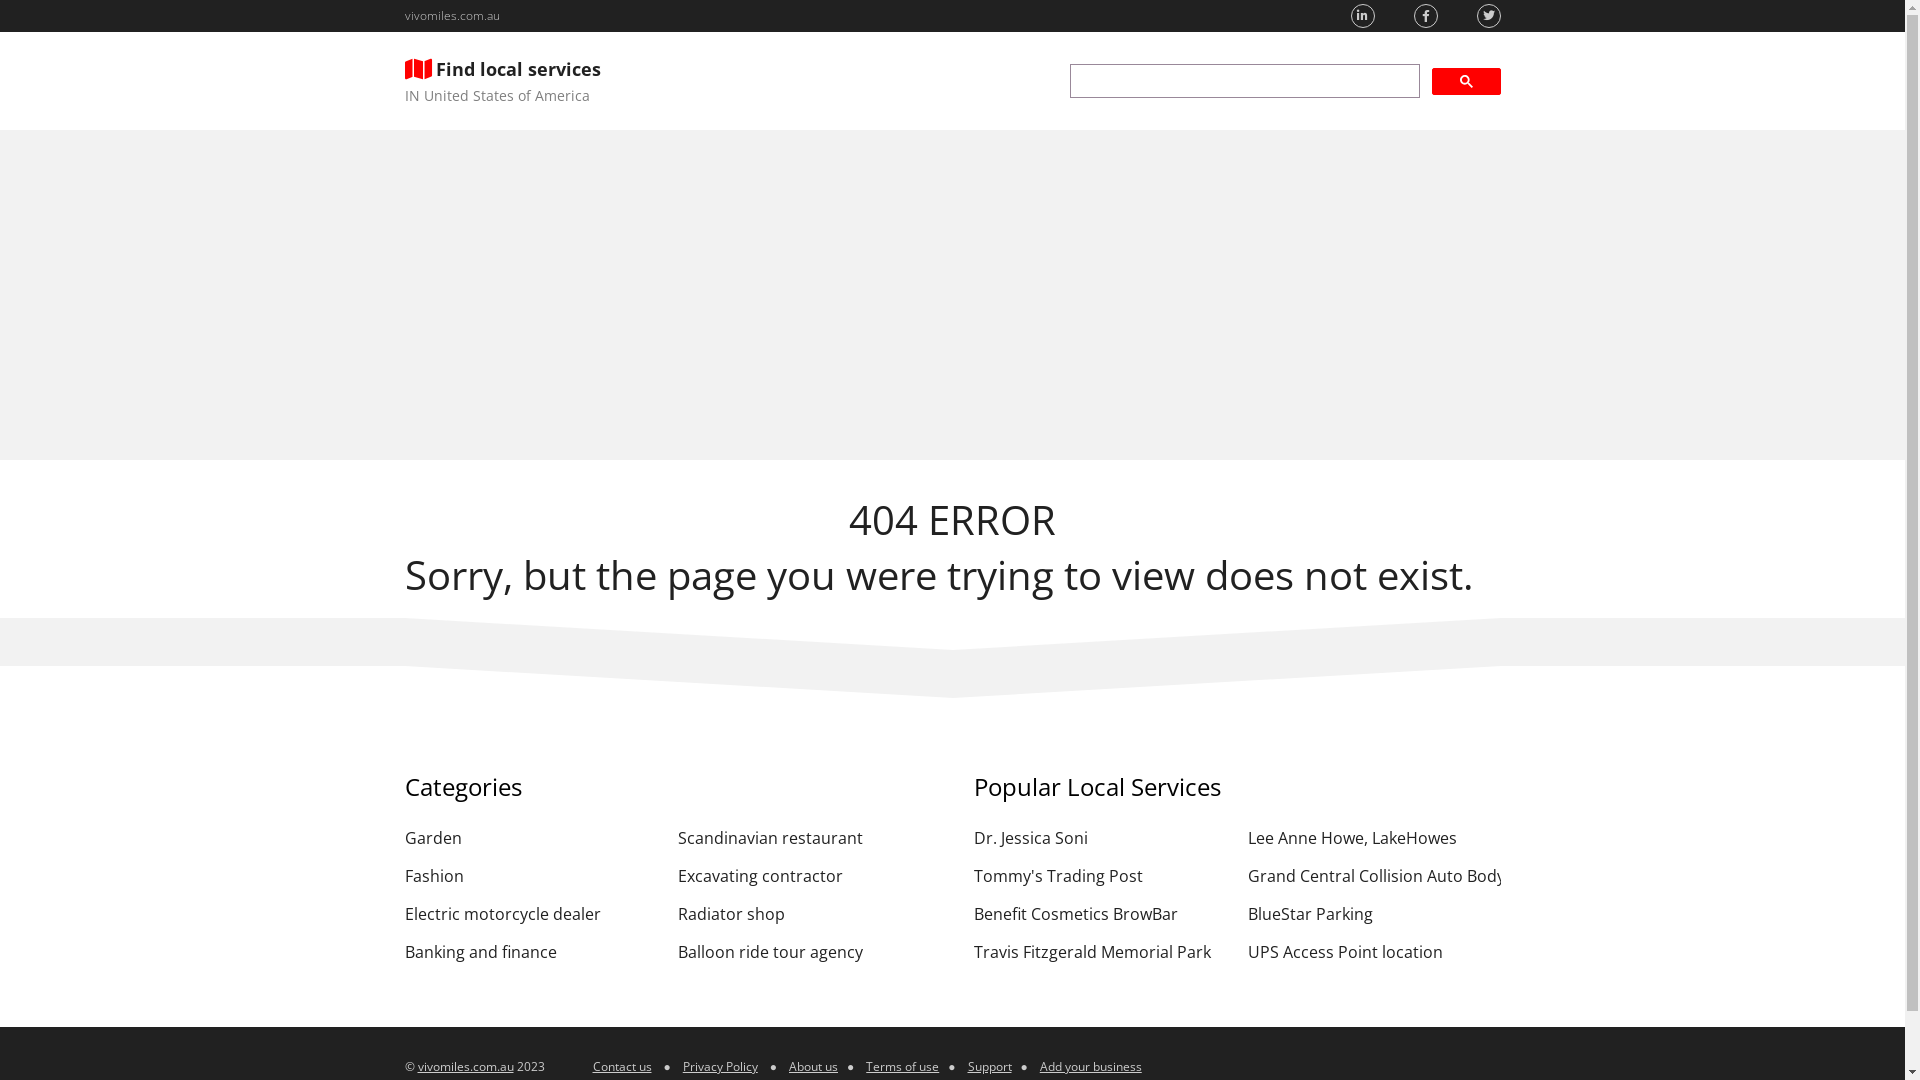  Describe the element at coordinates (1373, 874) in the screenshot. I see `'Grand Central Collision Auto Body Repair'` at that location.